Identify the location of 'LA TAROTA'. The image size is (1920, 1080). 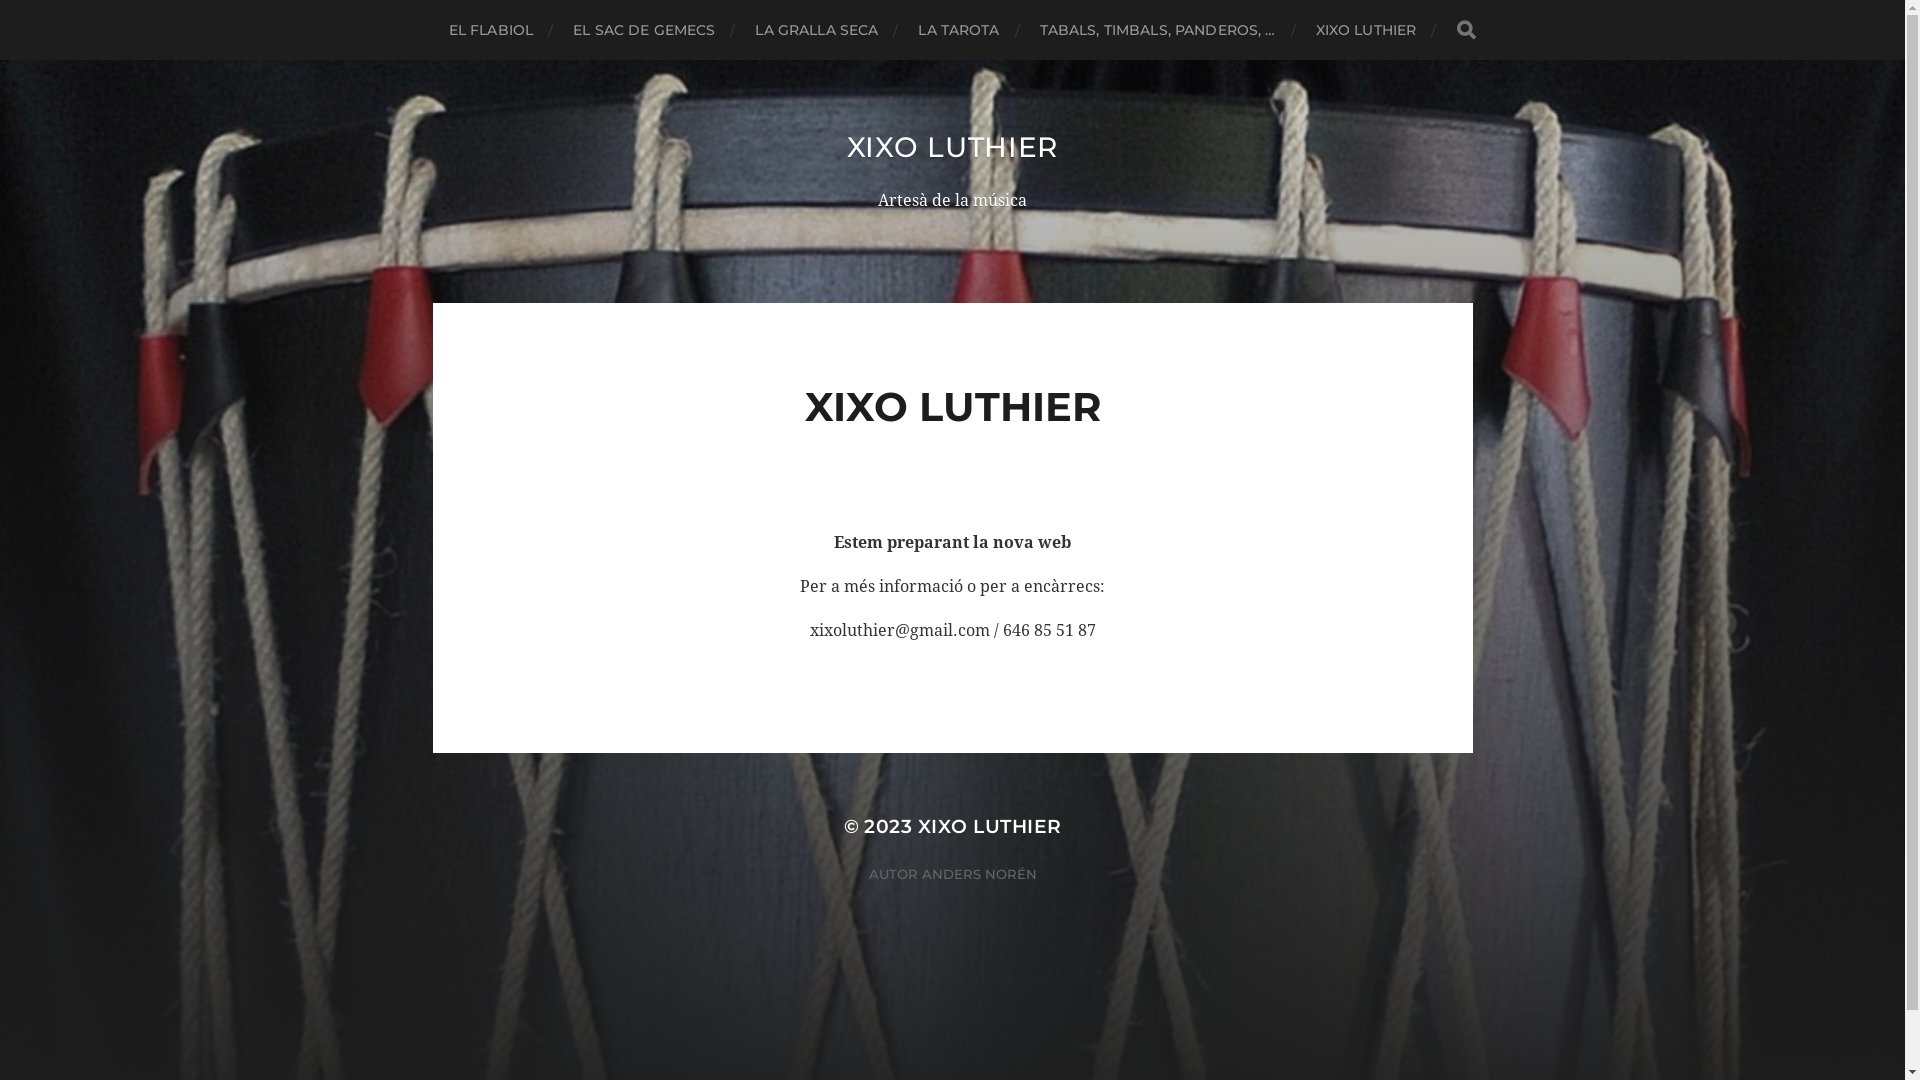
(957, 30).